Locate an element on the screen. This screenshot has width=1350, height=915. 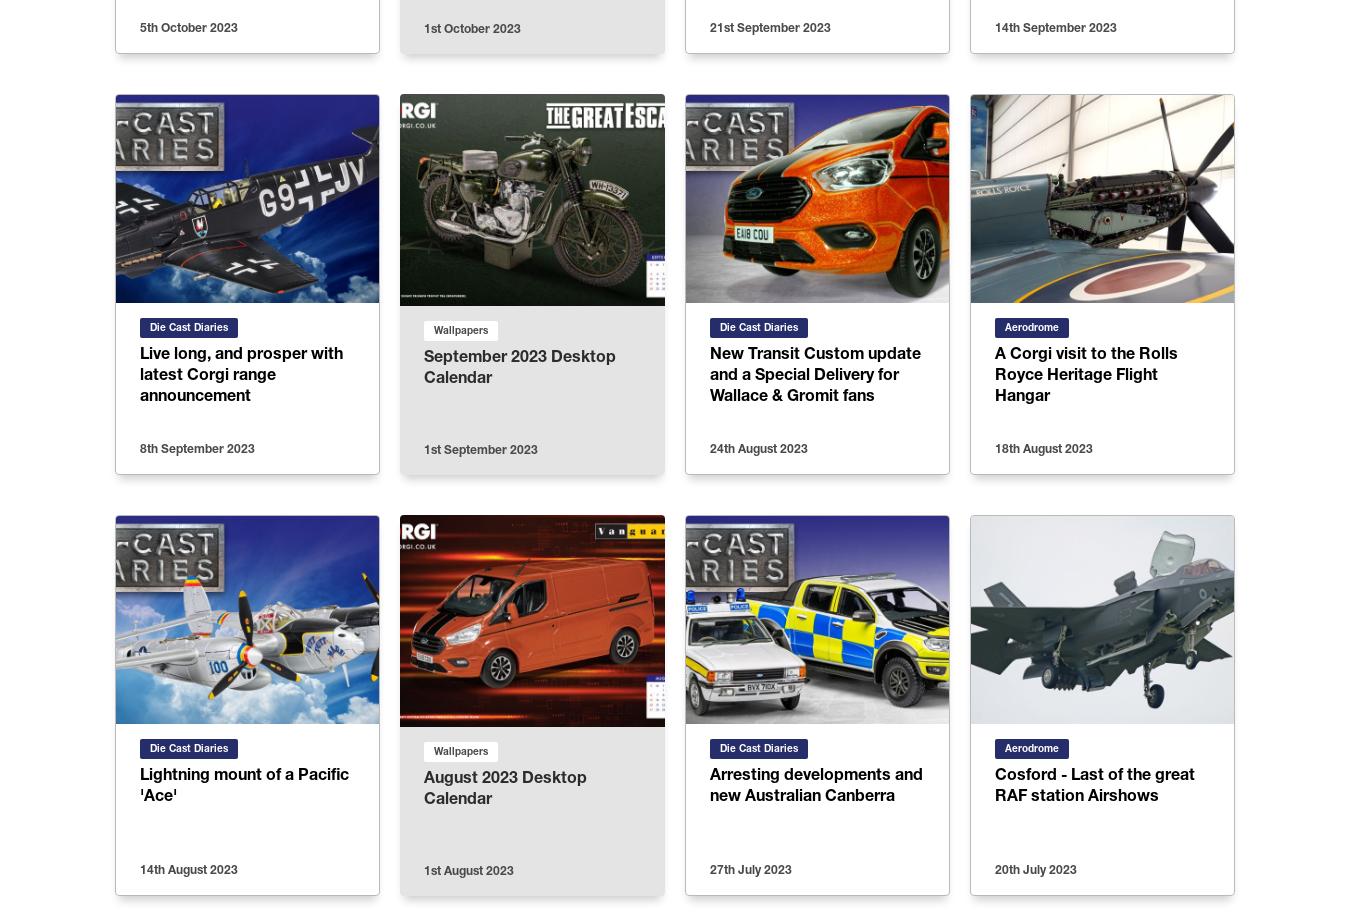
'18th August 2023' is located at coordinates (1043, 448).